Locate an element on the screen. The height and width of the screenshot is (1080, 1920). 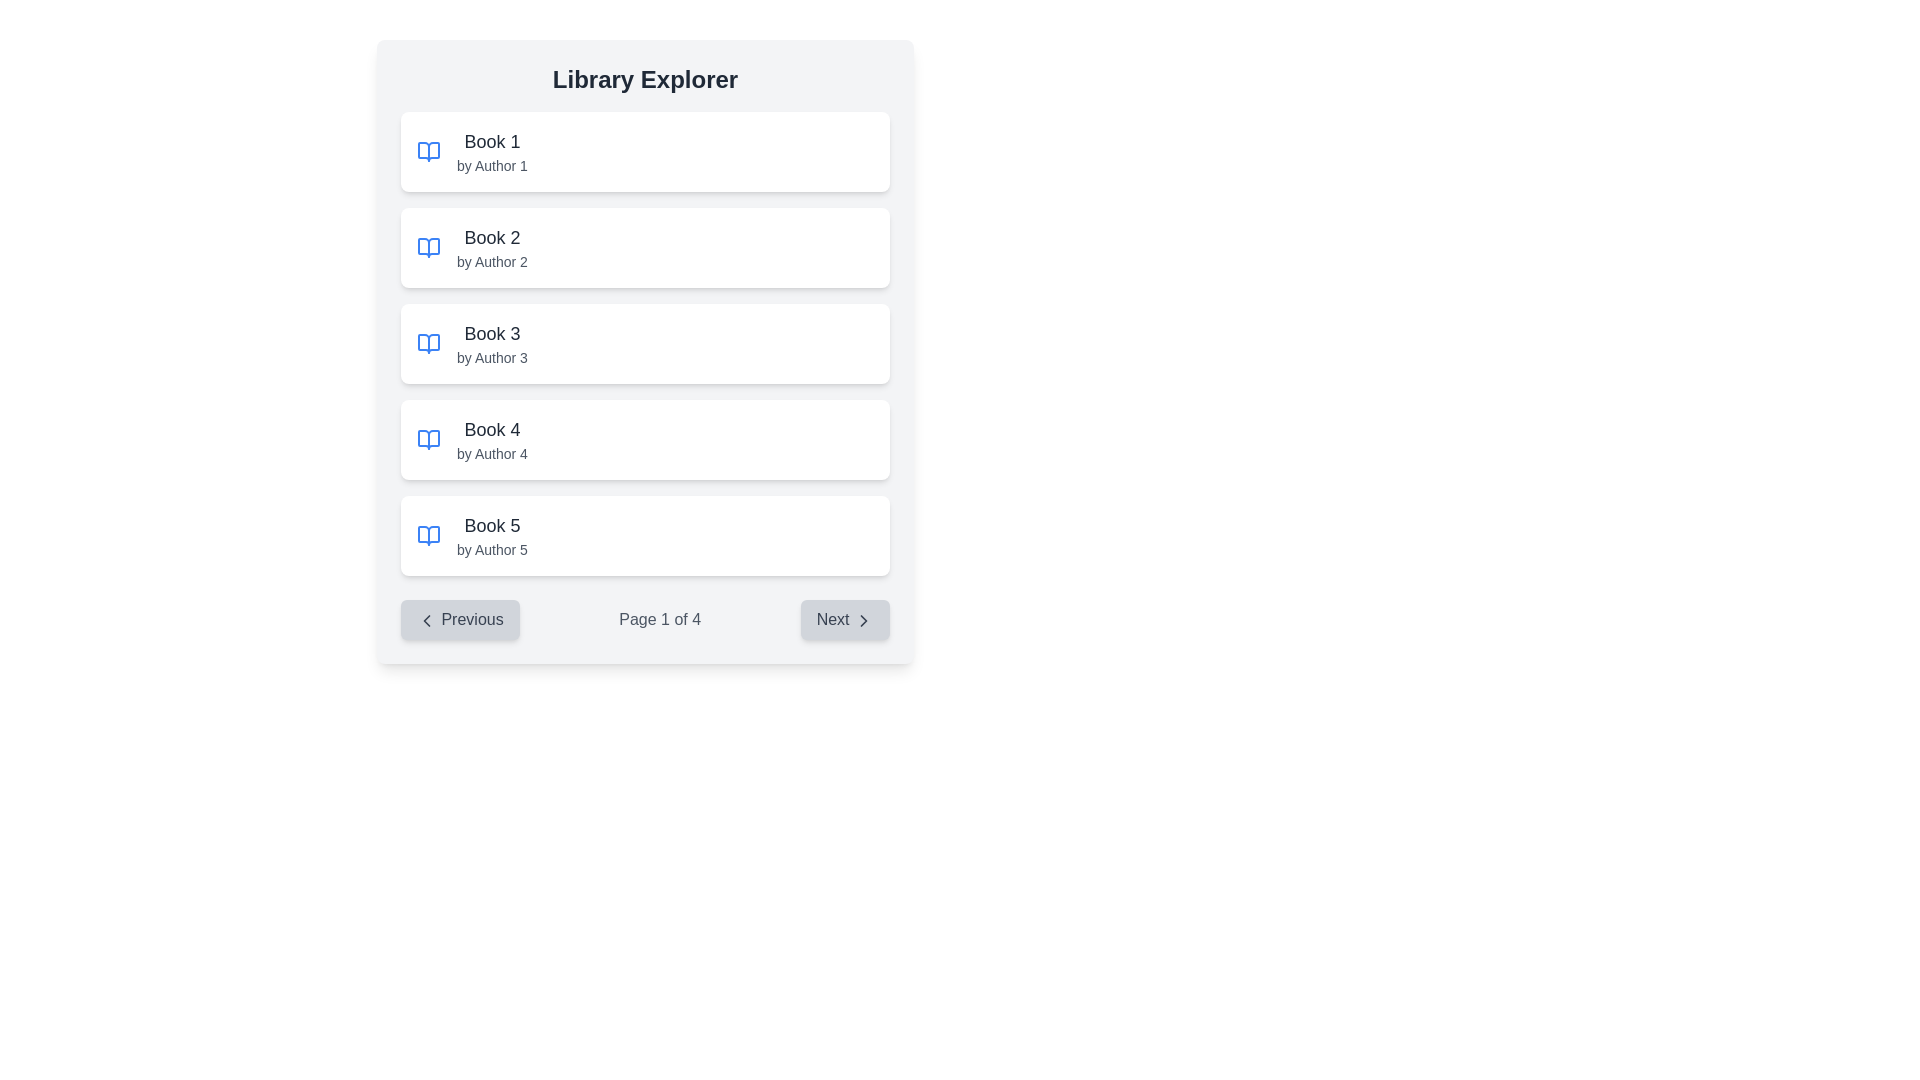
the 'Book 1' icon located in the first list item under 'Library Explorer', which visually represents 'Book 1 by Author 1' is located at coordinates (427, 150).